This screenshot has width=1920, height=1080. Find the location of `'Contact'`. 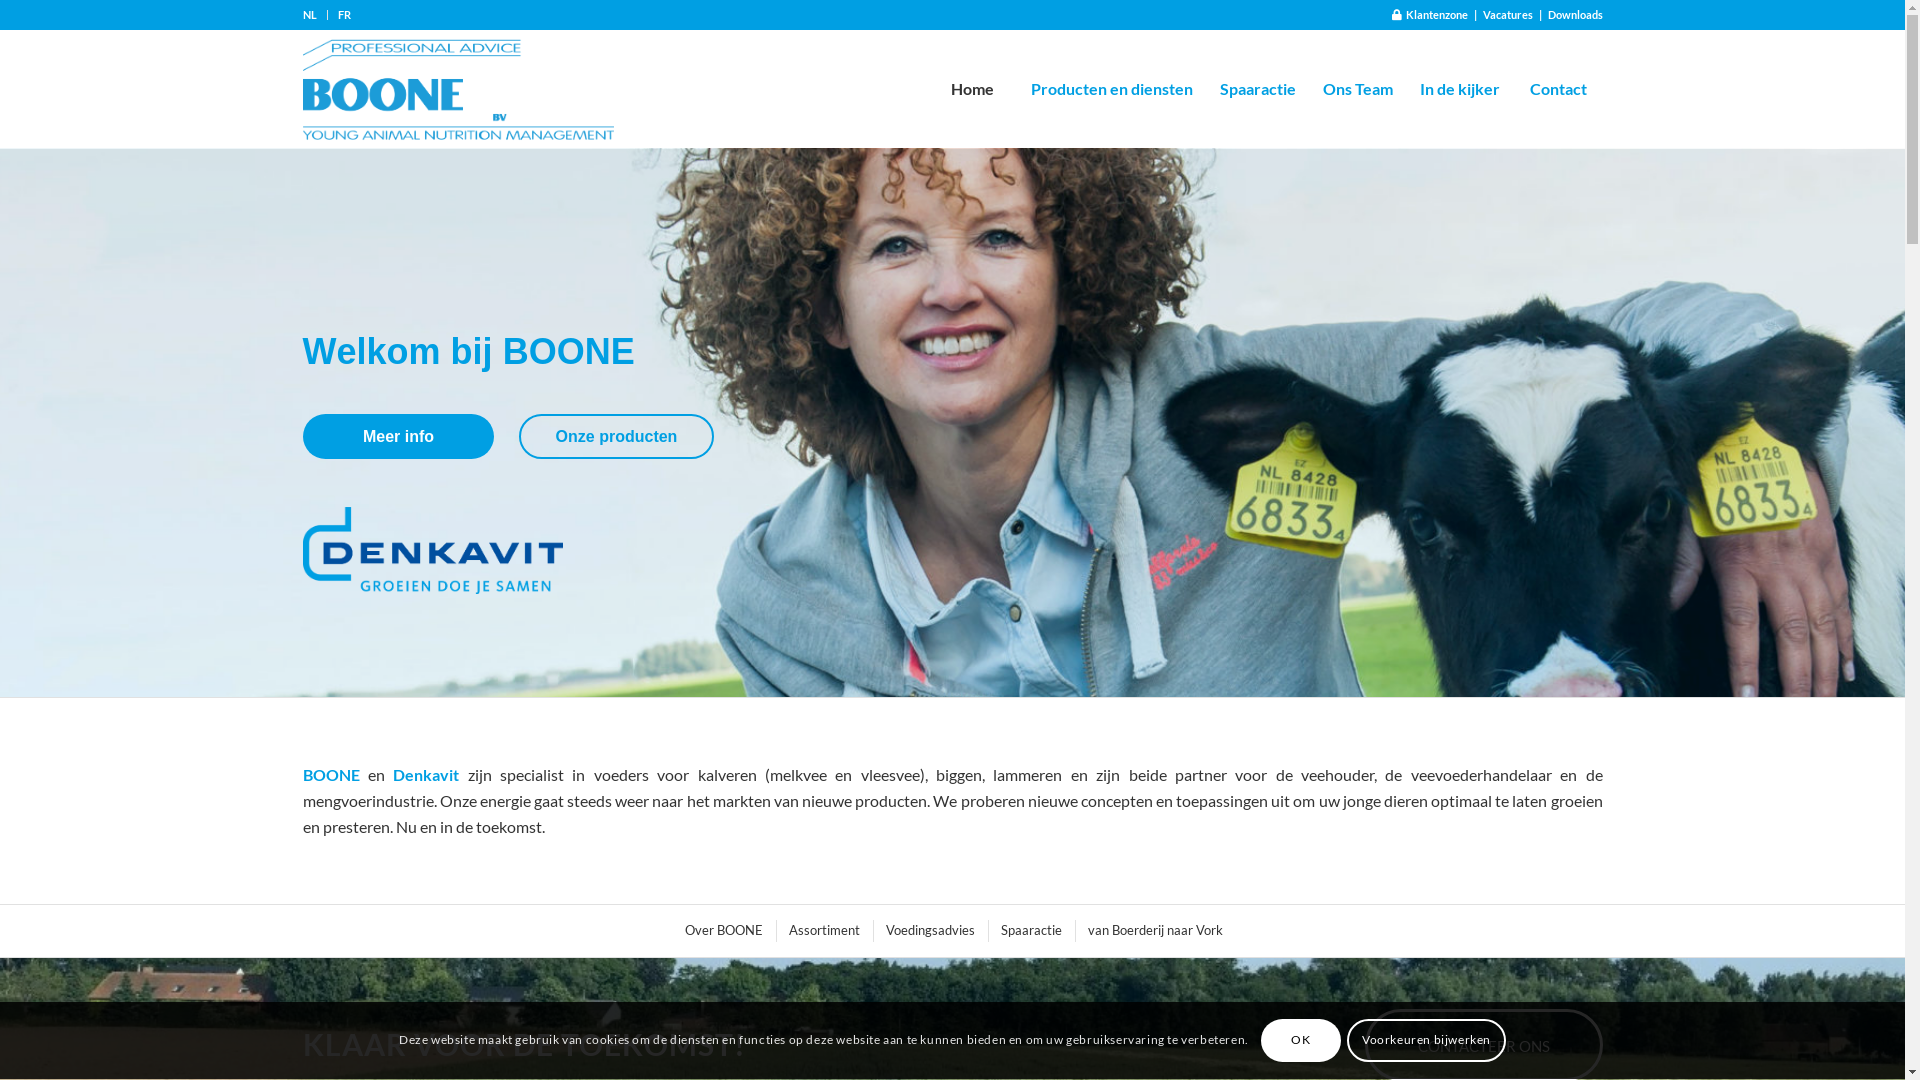

'Contact' is located at coordinates (1555, 87).